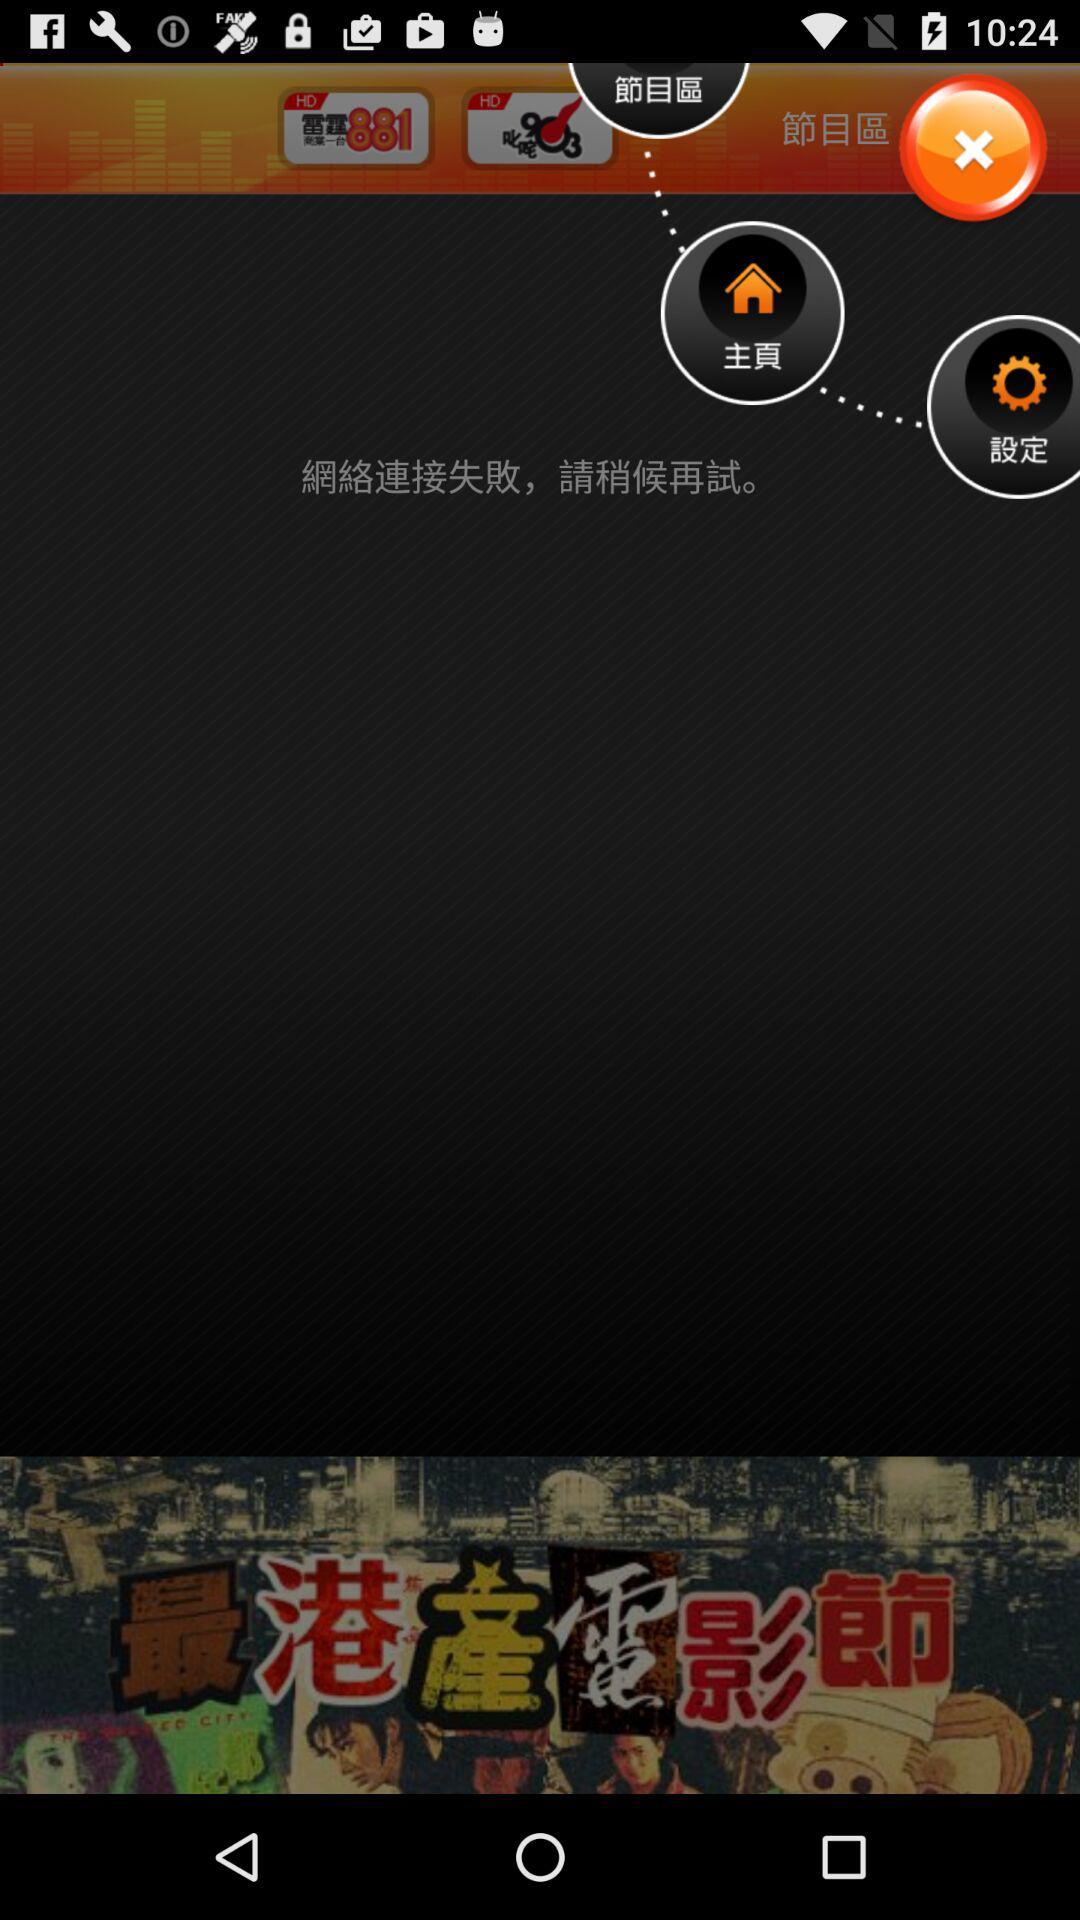  What do you see at coordinates (752, 312) in the screenshot?
I see `homepage` at bounding box center [752, 312].